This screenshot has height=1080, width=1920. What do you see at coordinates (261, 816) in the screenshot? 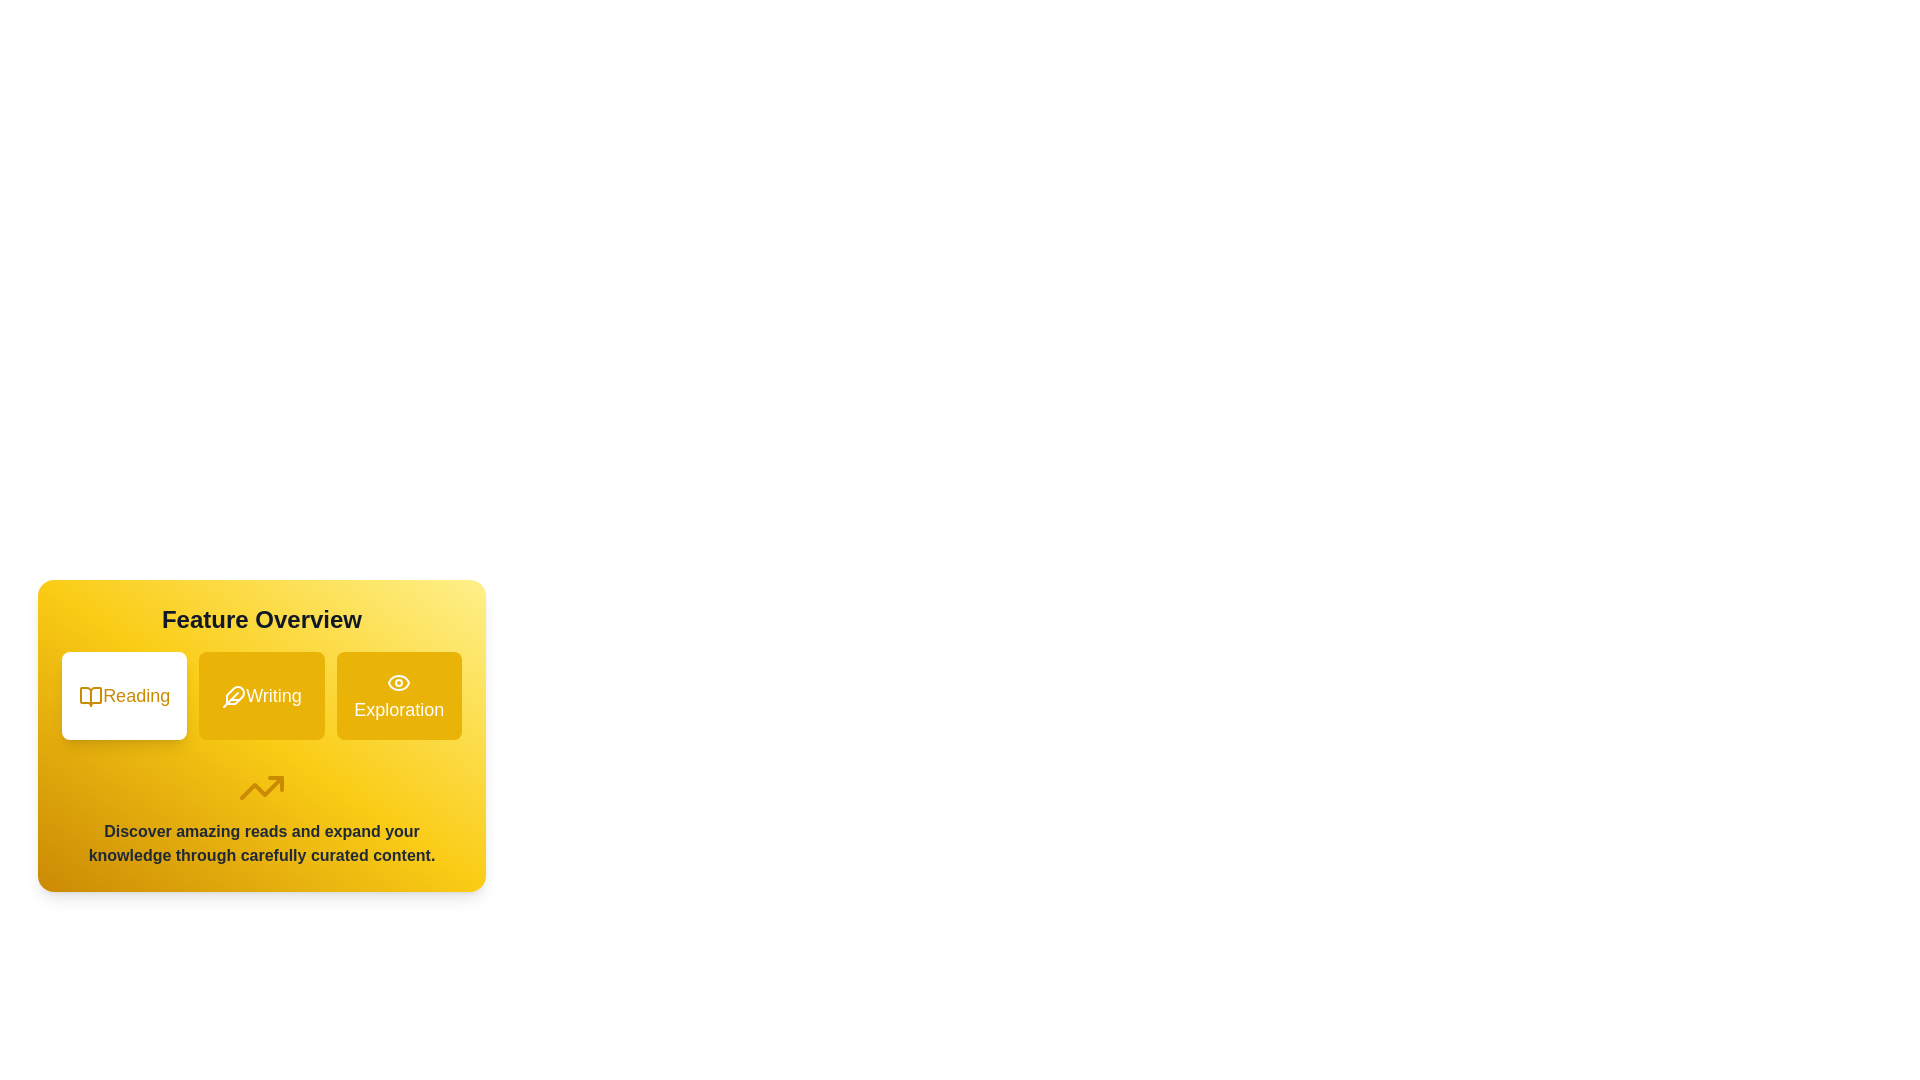
I see `the text block that contains the content 'Discover amazing reads and expand your knowledge through carefully curated content.' This element is styled with centered alignment in gray font over a gradient yellow background, positioned beneath an upward trending arrow icon` at bounding box center [261, 816].